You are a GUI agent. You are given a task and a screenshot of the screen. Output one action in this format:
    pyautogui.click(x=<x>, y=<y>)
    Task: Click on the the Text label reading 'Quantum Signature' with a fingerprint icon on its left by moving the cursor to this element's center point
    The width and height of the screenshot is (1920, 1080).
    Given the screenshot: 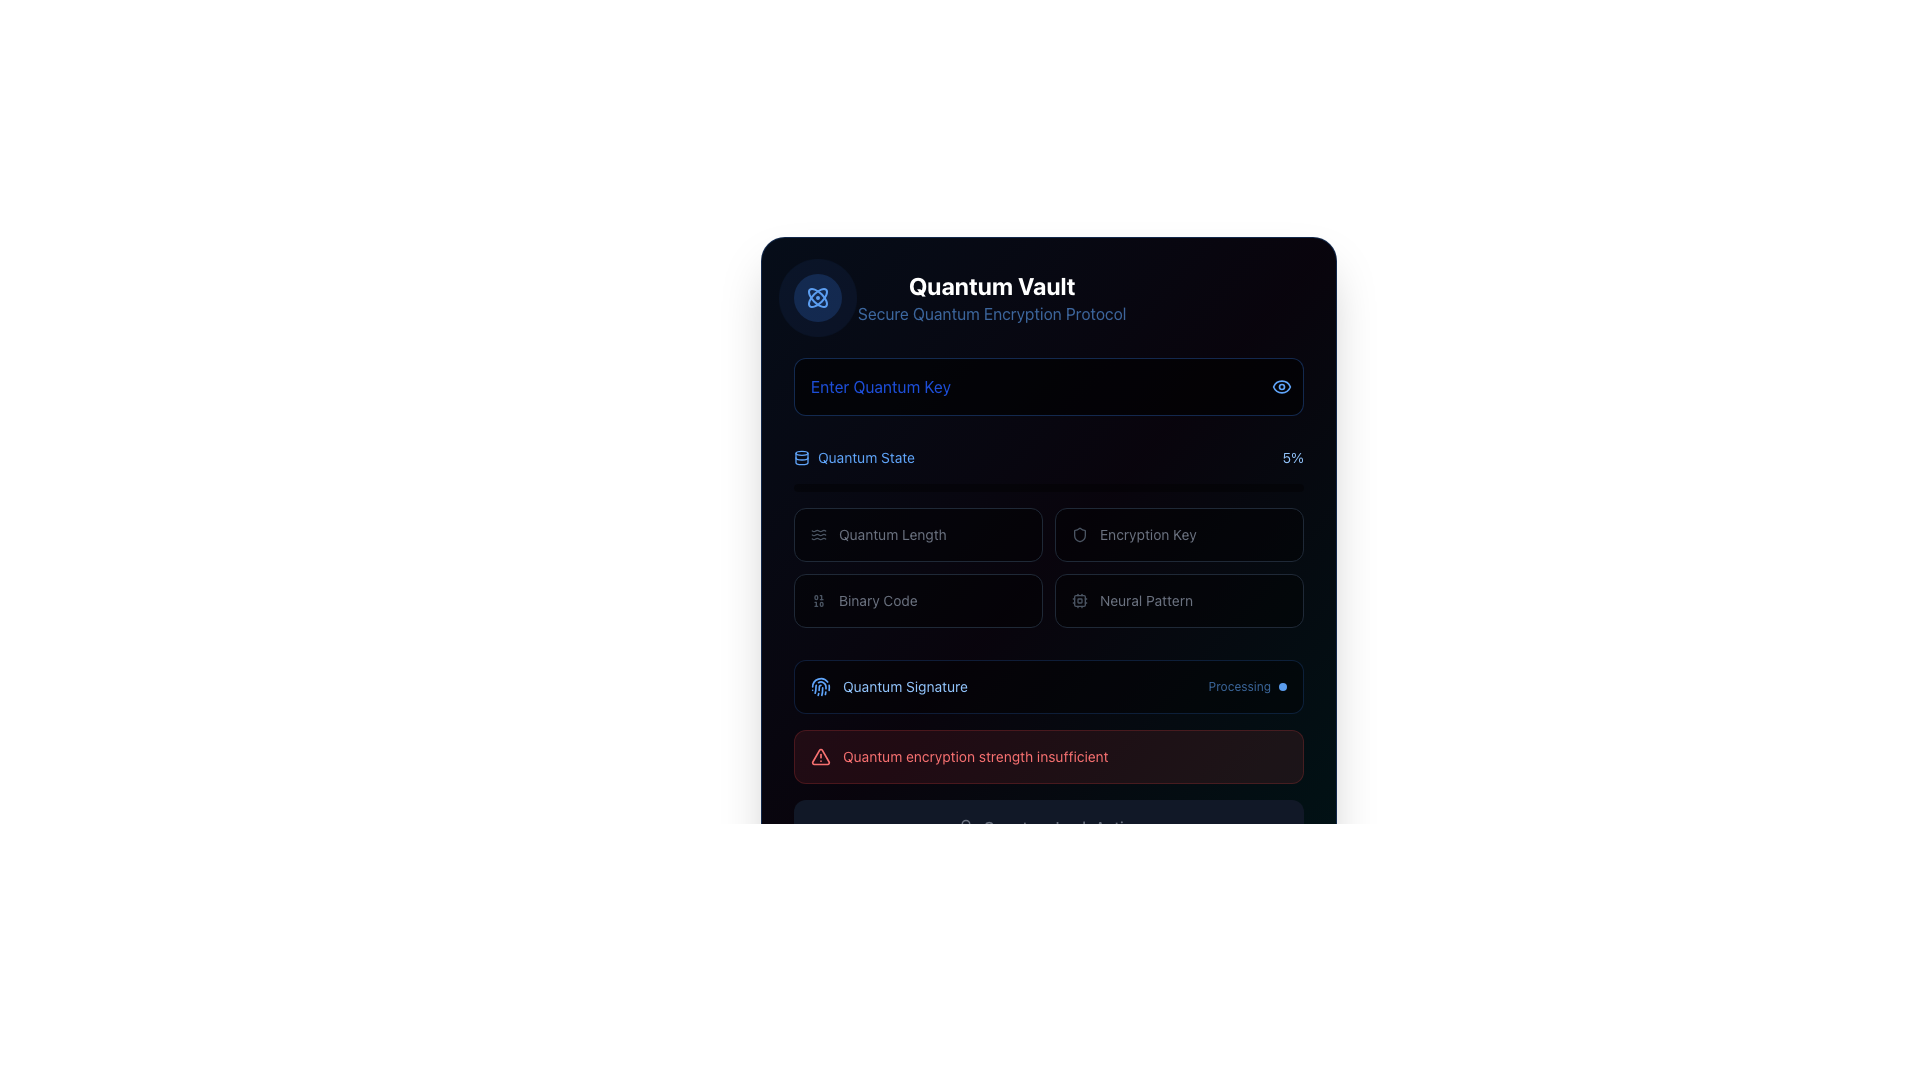 What is the action you would take?
    pyautogui.click(x=888, y=685)
    